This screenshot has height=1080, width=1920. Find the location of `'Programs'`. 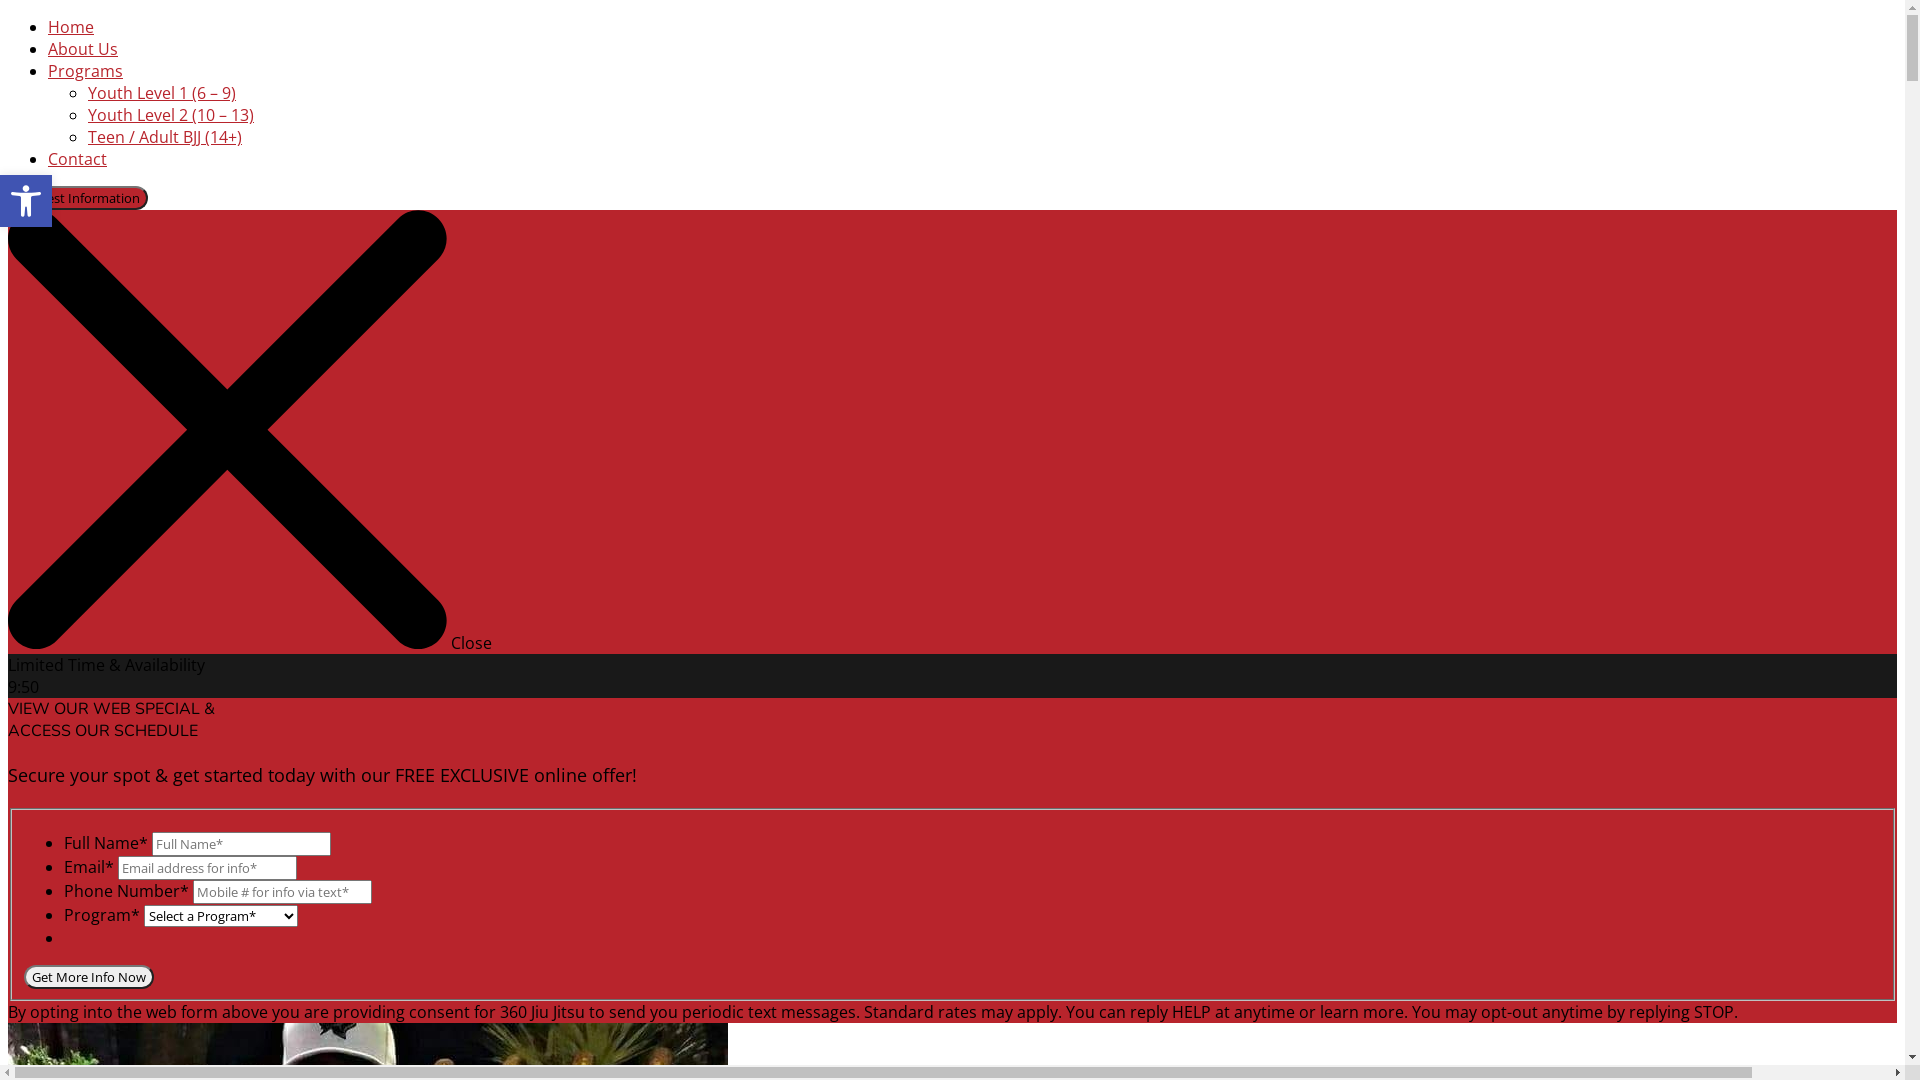

'Programs' is located at coordinates (48, 69).